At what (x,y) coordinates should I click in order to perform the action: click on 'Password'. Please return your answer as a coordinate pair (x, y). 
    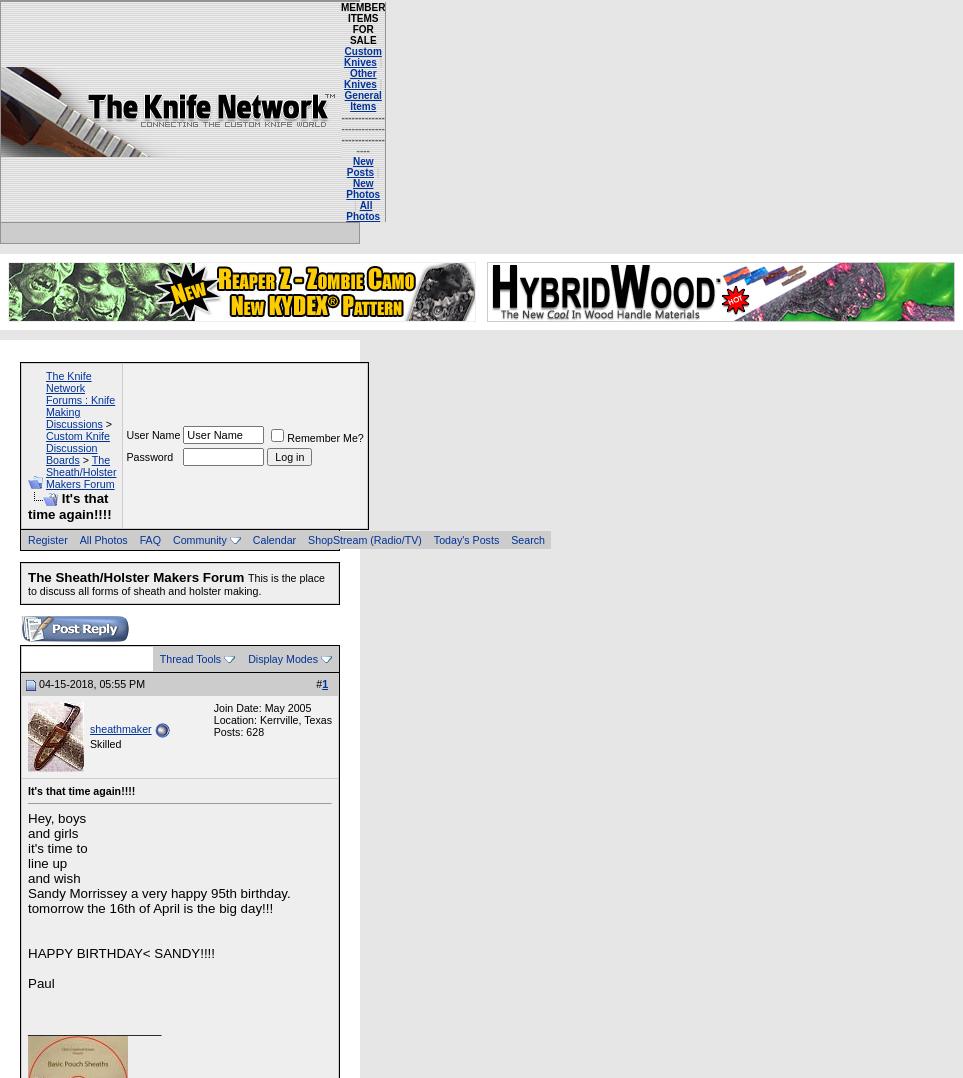
    Looking at the image, I should click on (149, 455).